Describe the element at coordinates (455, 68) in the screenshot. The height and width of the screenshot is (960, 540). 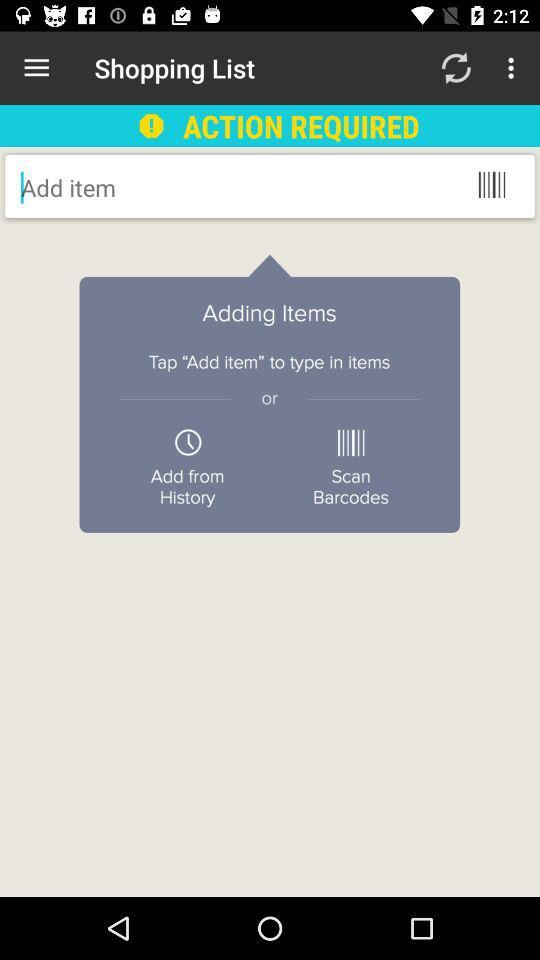
I see `the item above the action required icon` at that location.